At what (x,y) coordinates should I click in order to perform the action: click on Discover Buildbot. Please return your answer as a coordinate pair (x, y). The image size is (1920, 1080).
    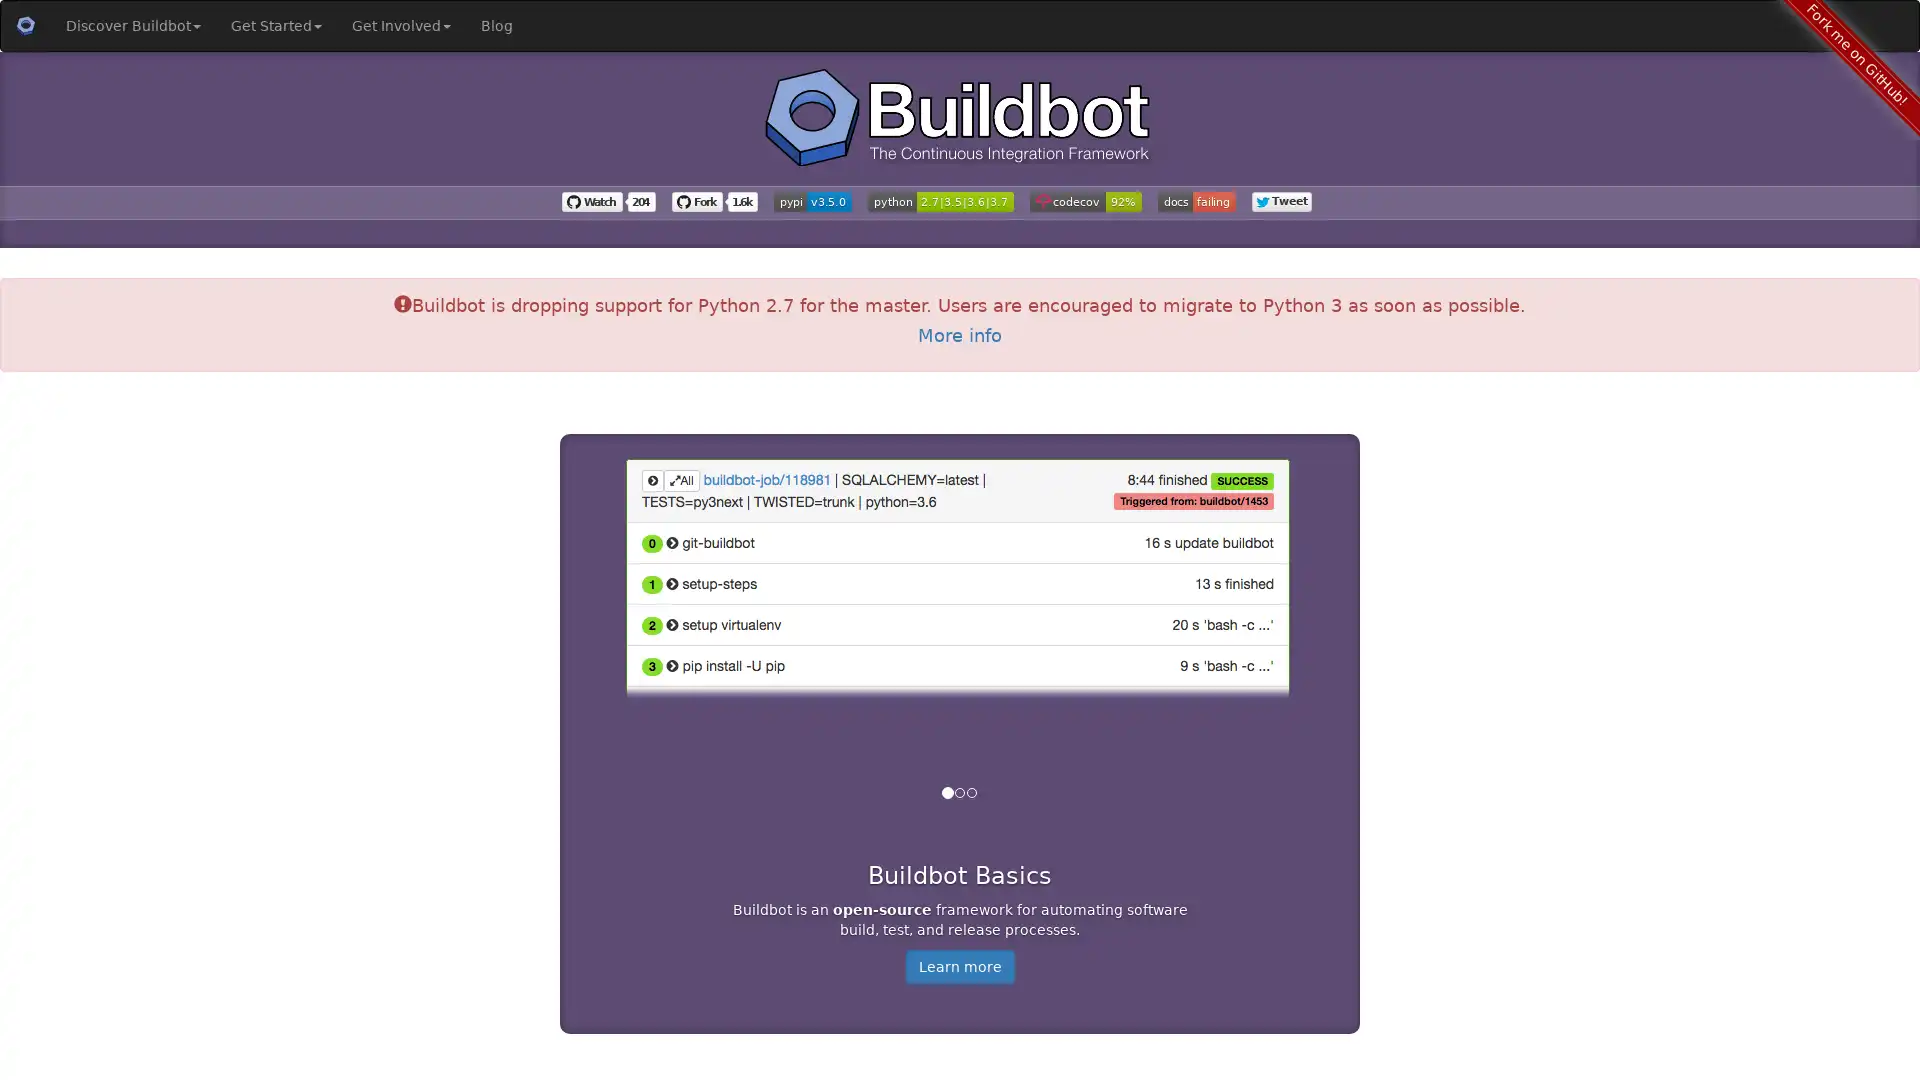
    Looking at the image, I should click on (132, 26).